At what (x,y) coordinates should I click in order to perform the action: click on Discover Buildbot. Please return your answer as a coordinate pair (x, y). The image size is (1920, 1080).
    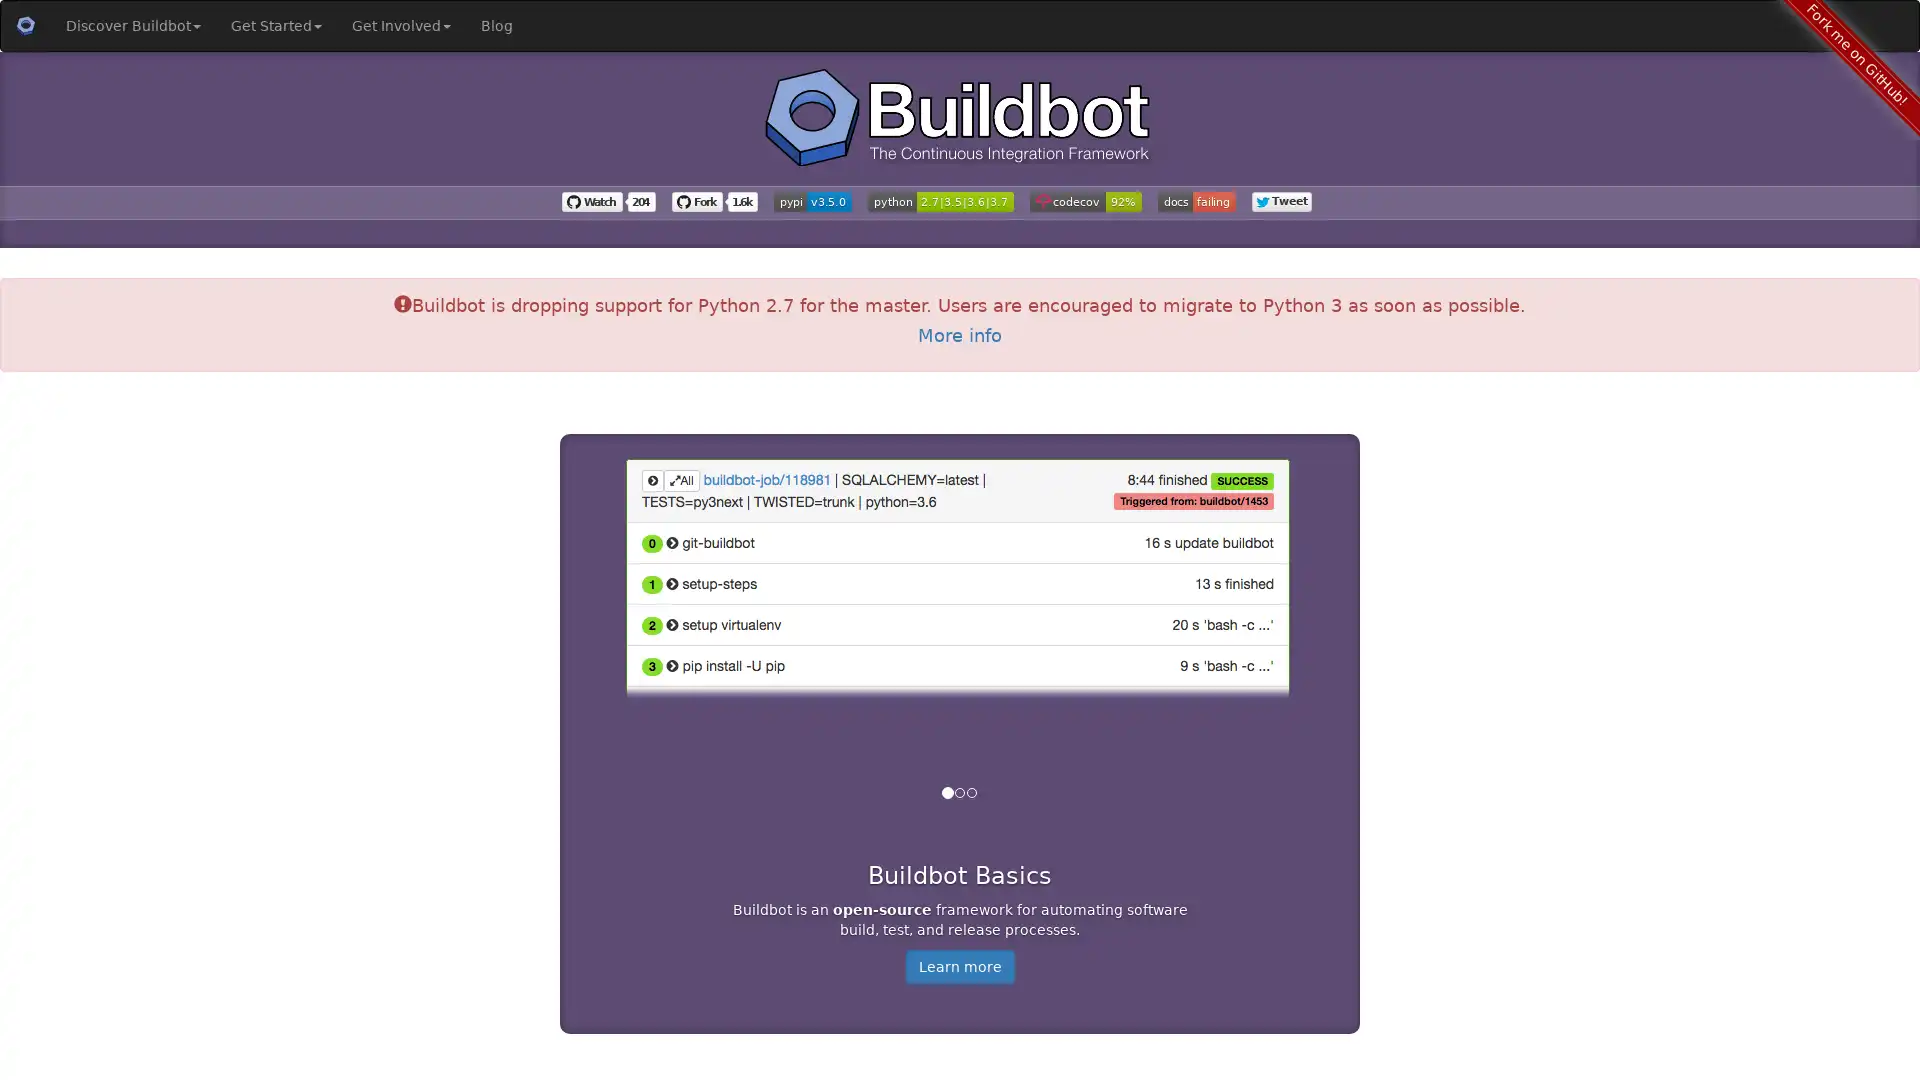
    Looking at the image, I should click on (132, 26).